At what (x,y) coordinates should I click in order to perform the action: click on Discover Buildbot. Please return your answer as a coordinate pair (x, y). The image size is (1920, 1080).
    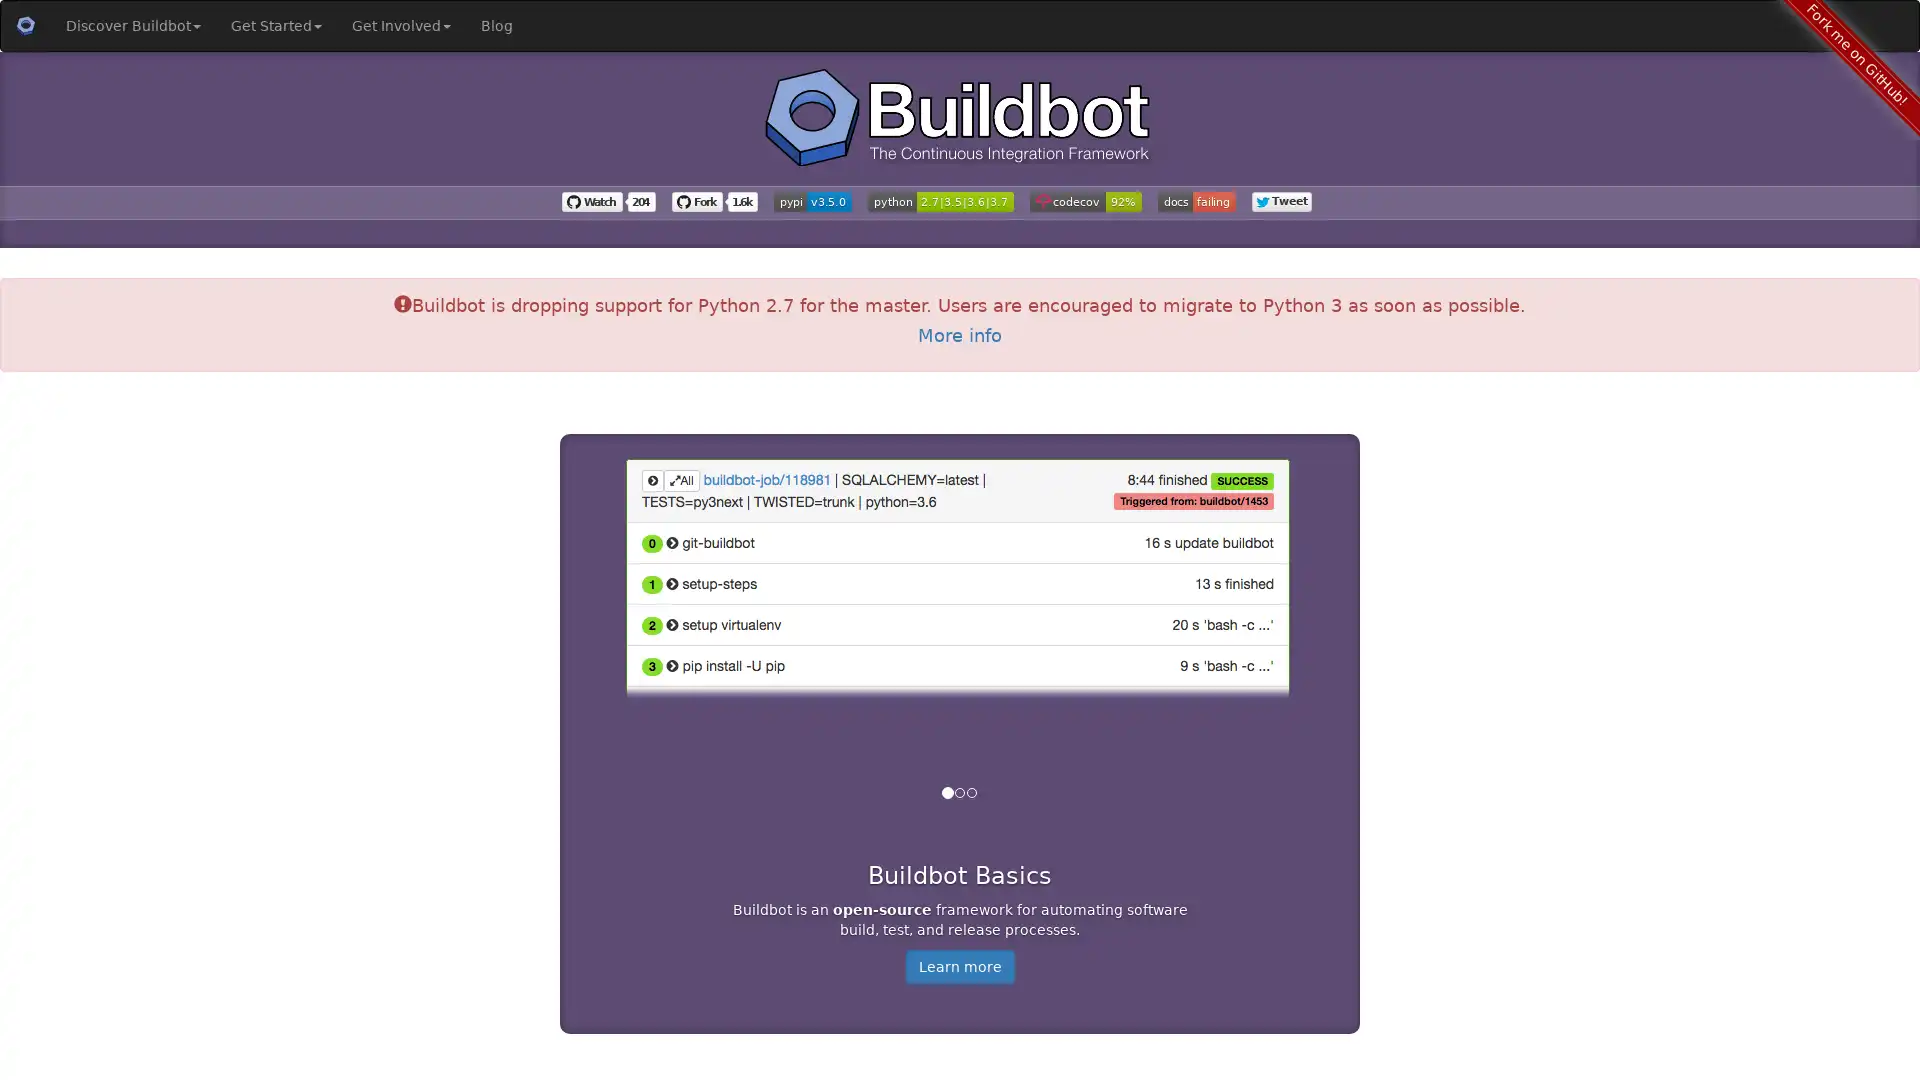
    Looking at the image, I should click on (132, 26).